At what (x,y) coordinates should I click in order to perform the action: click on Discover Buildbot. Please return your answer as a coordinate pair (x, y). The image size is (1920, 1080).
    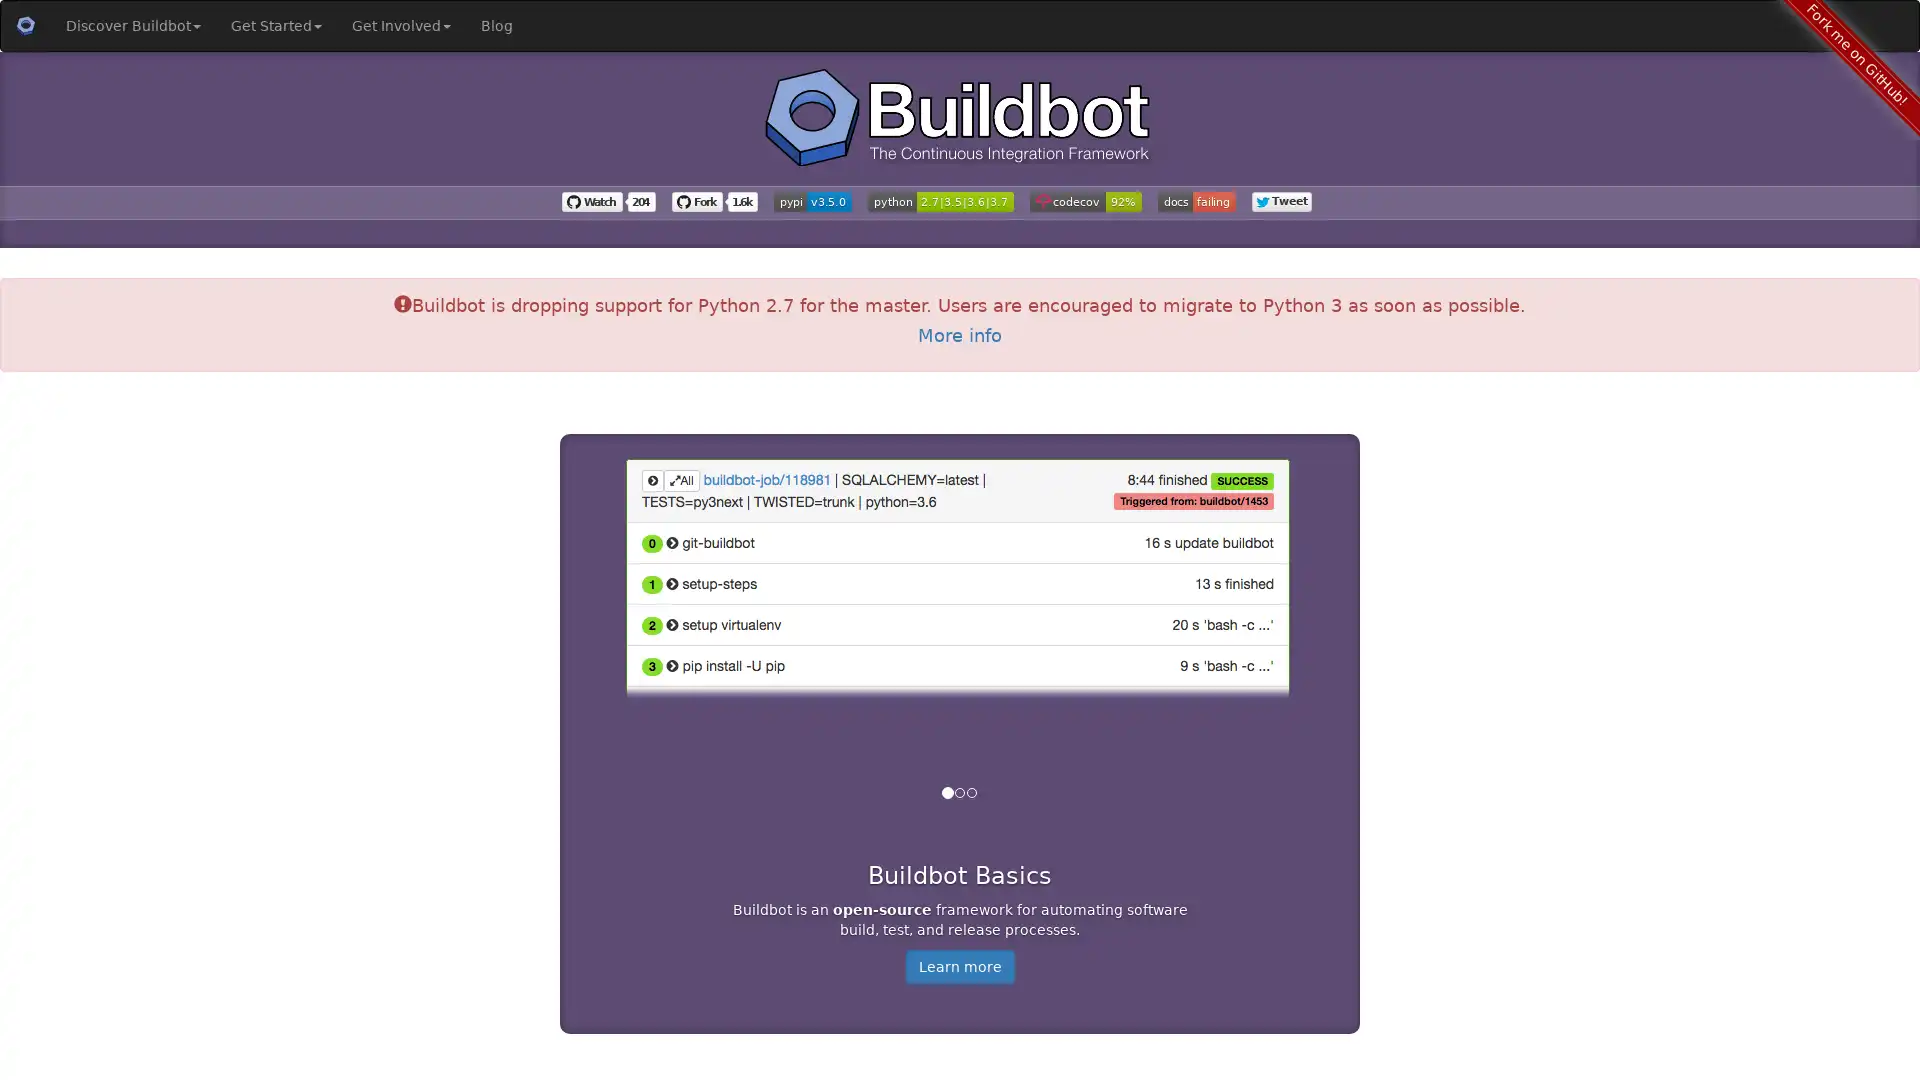
    Looking at the image, I should click on (132, 26).